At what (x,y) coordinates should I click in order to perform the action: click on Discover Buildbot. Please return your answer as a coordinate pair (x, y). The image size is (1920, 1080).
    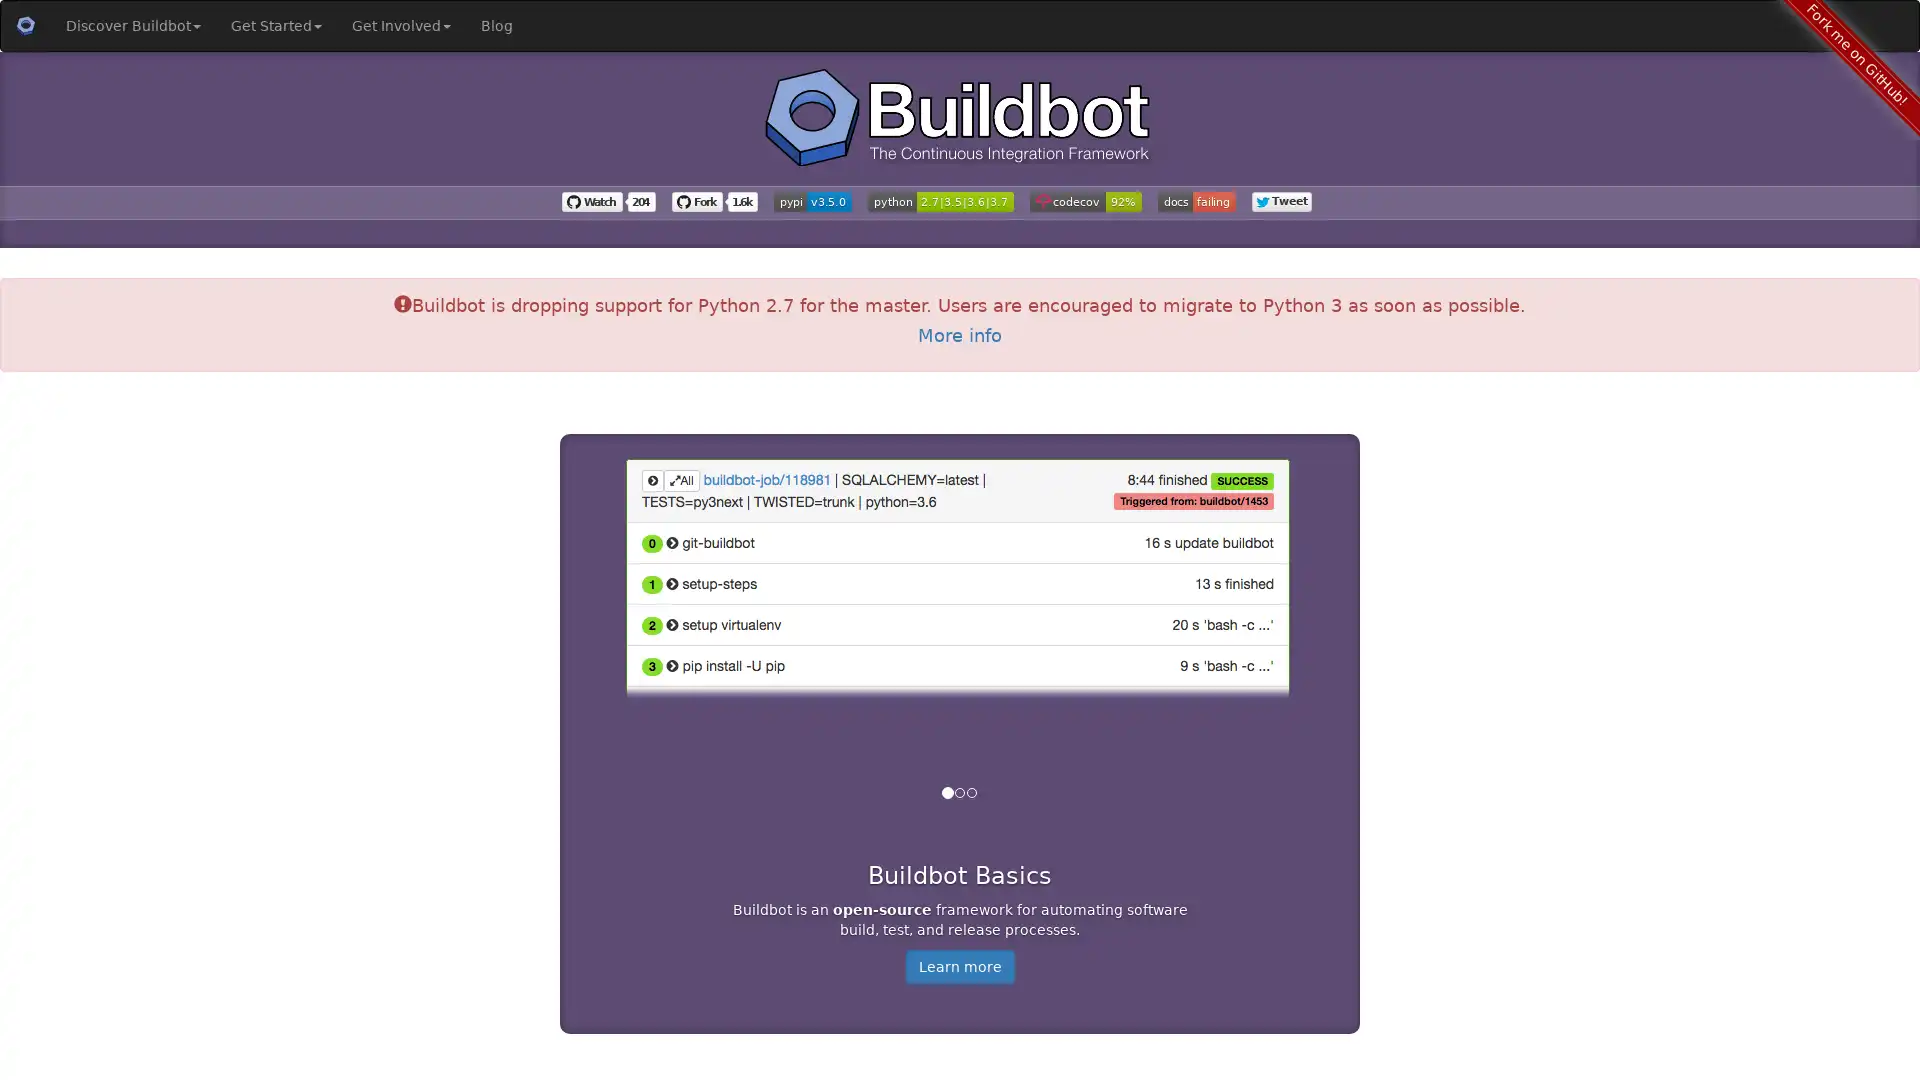
    Looking at the image, I should click on (132, 26).